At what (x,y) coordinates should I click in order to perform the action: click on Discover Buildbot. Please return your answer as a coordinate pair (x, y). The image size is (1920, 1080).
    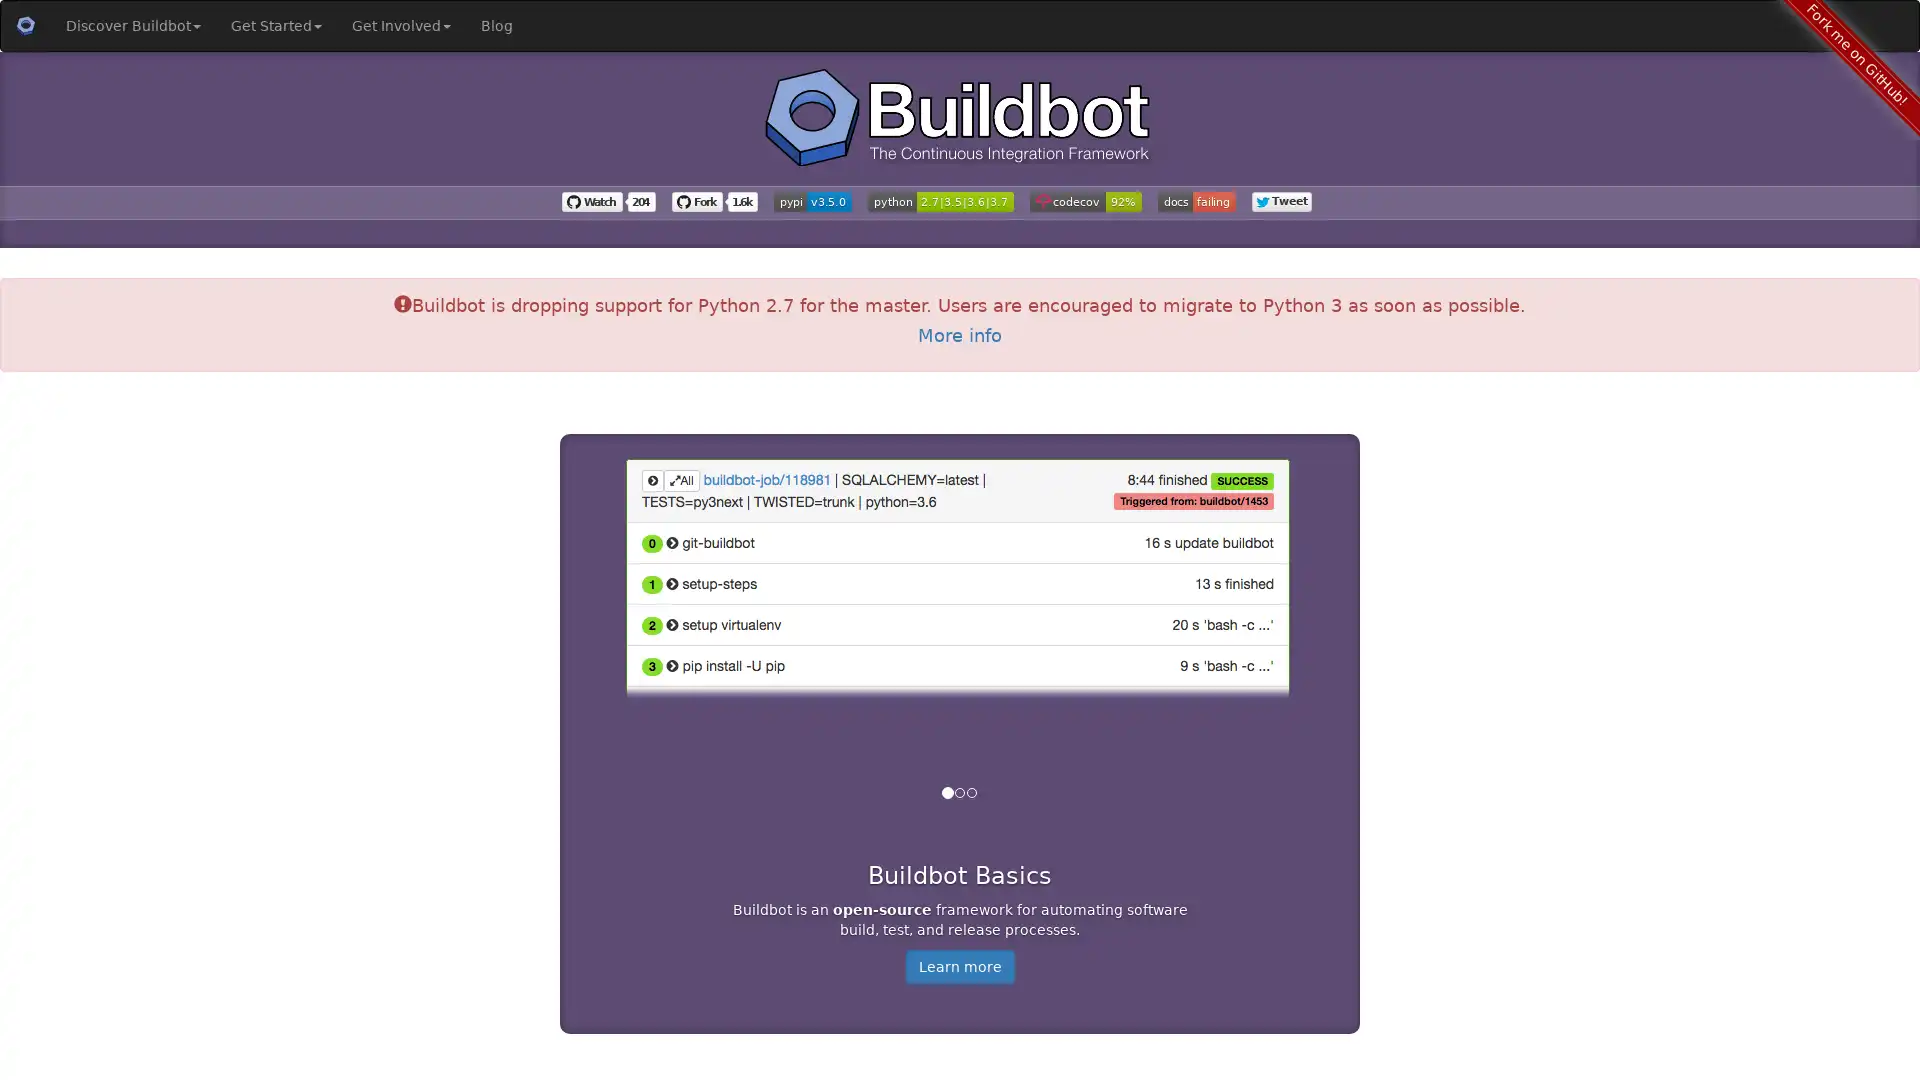
    Looking at the image, I should click on (132, 26).